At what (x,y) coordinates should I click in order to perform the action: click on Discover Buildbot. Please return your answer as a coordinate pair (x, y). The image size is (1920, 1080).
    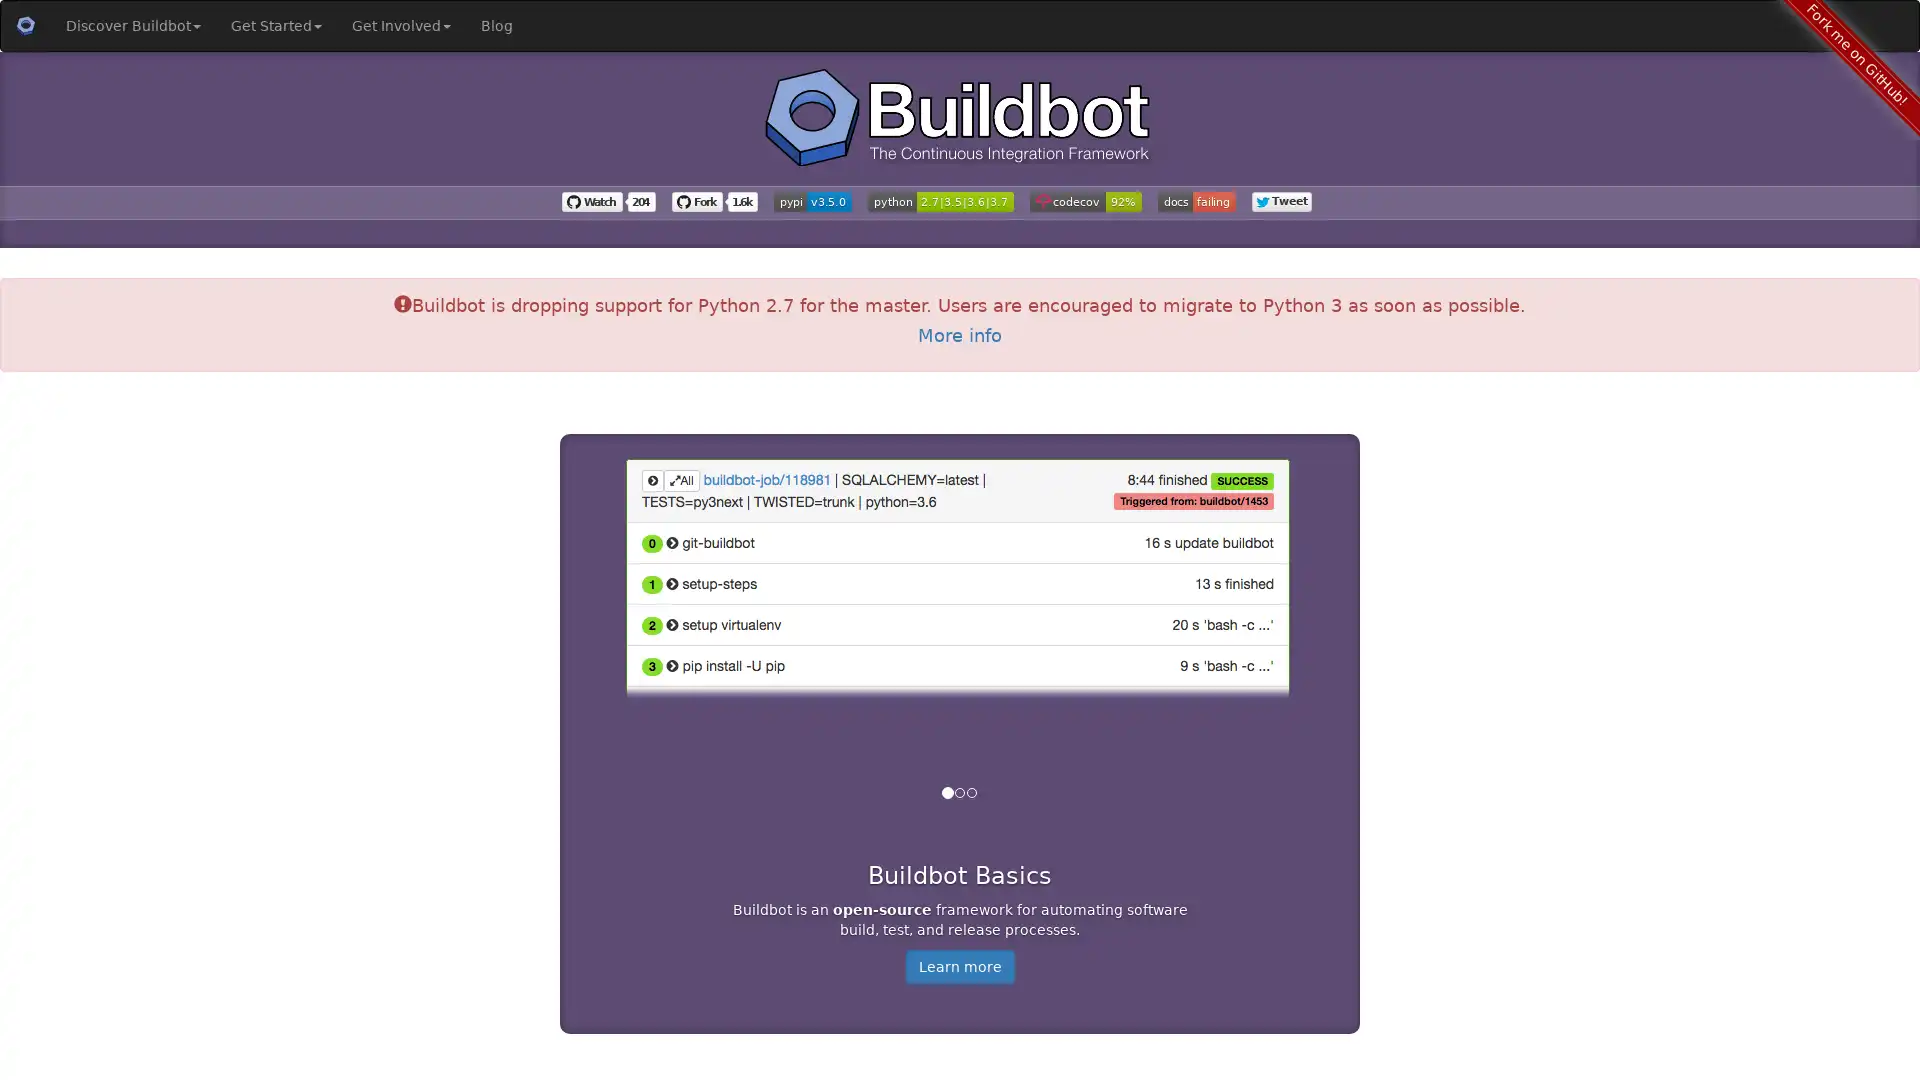
    Looking at the image, I should click on (132, 26).